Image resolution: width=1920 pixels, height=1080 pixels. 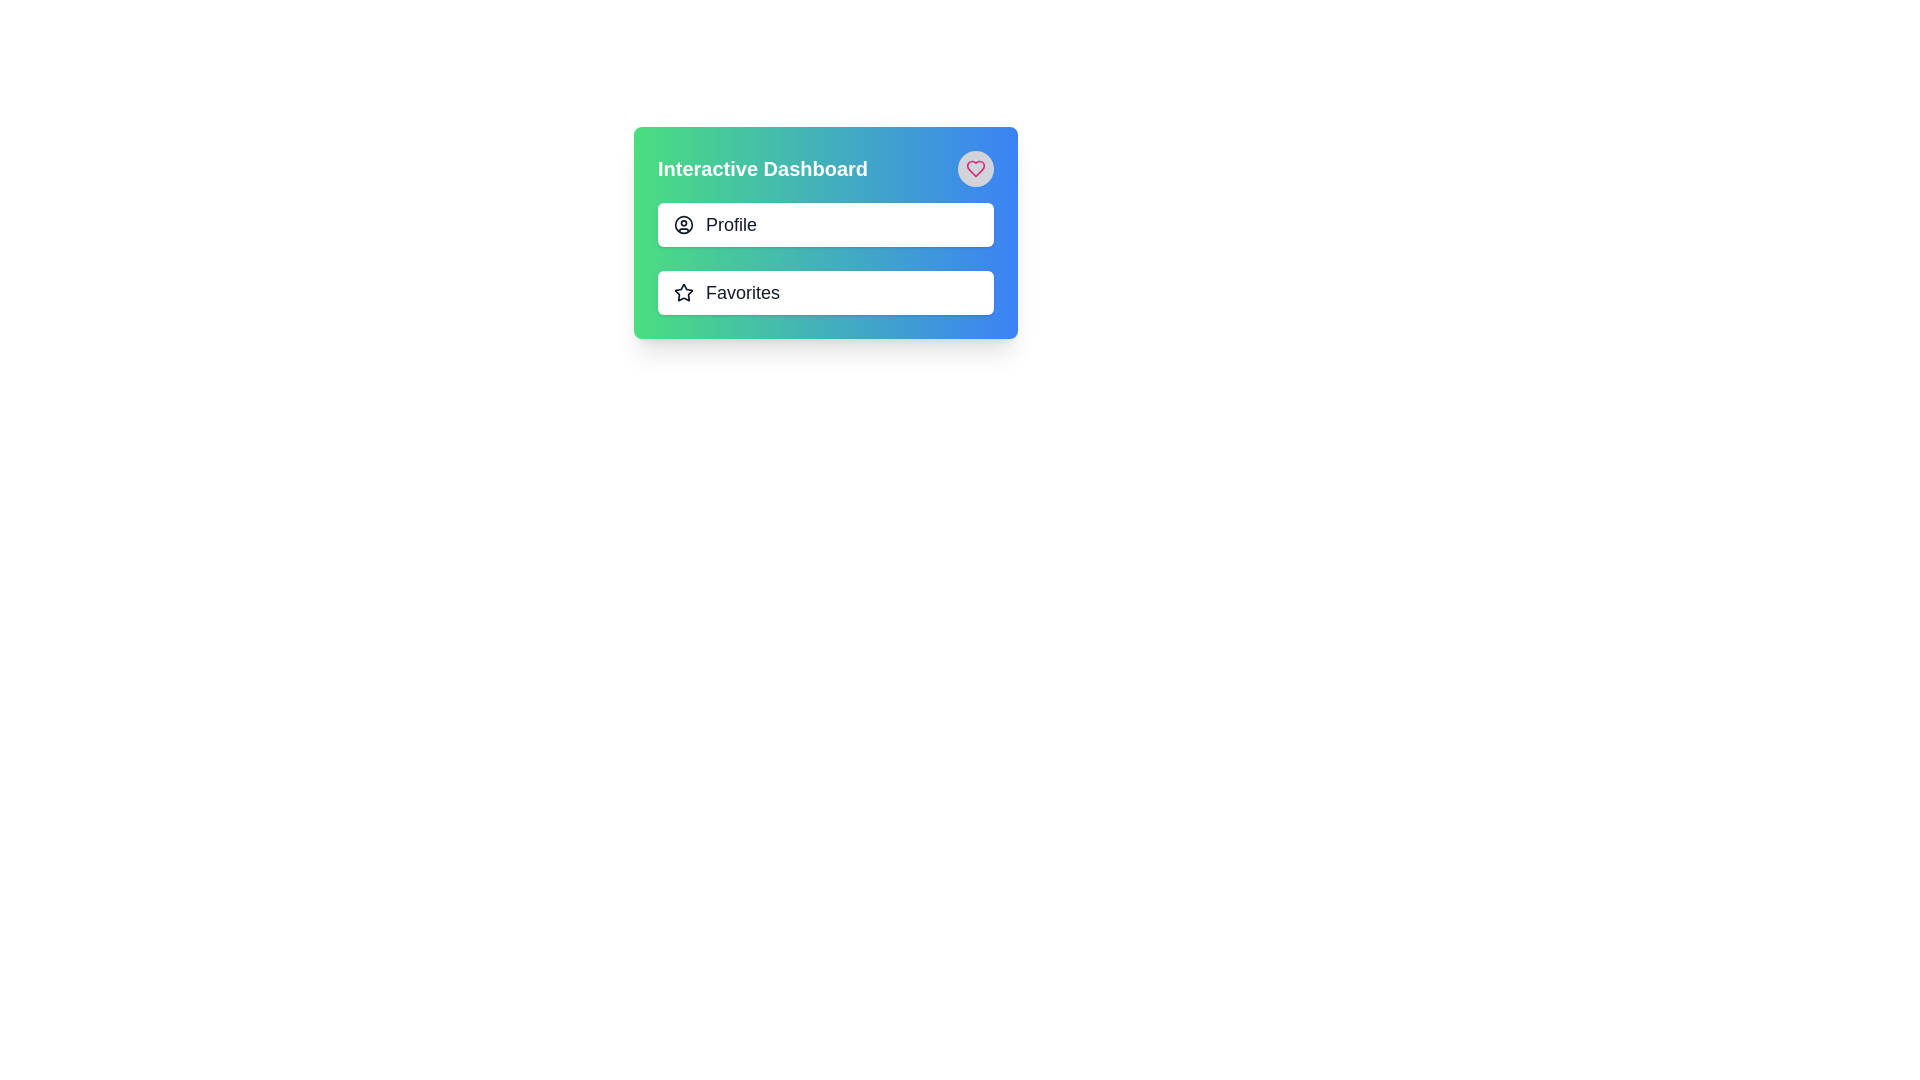 I want to click on the favorite icon embedded in the circular button located at the top-right corner of the dashboard header to mark or unmark an item as favorite, so click(x=975, y=168).